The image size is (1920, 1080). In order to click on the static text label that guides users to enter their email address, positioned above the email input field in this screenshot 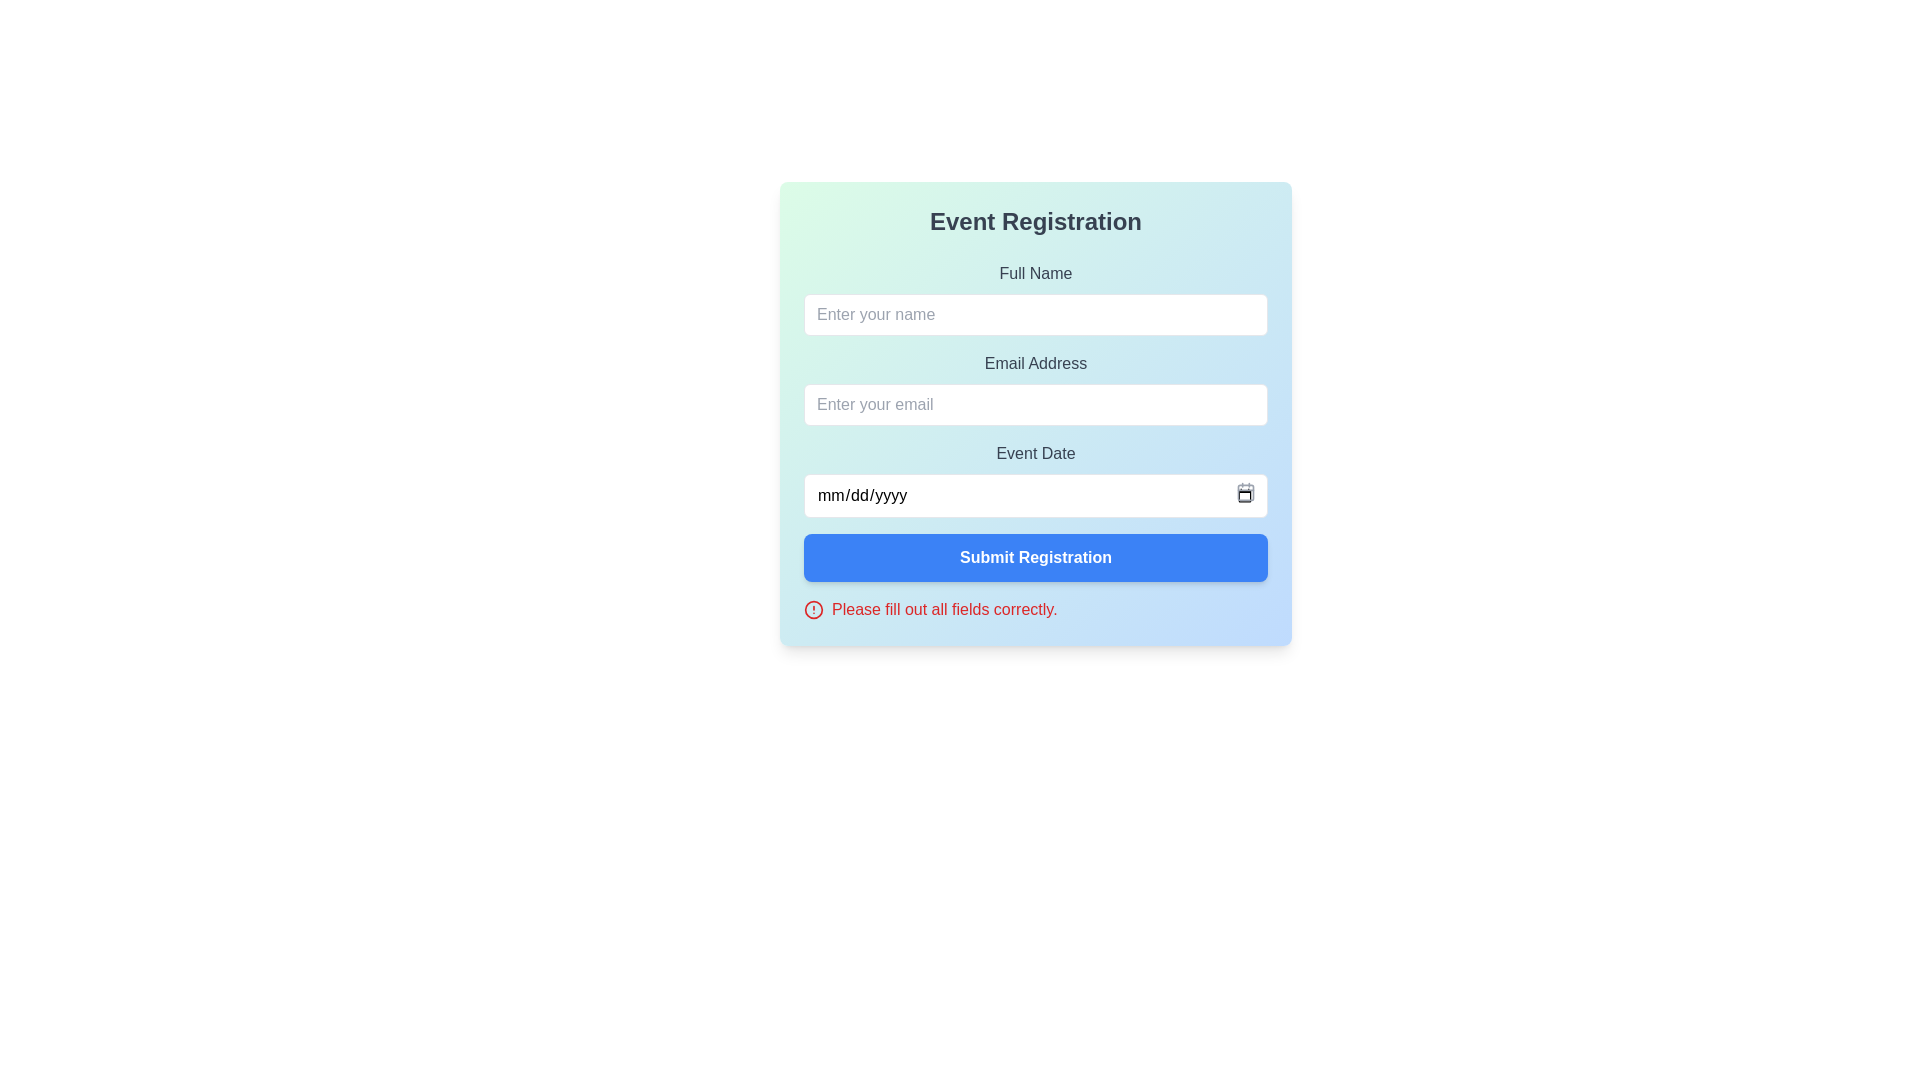, I will do `click(1036, 363)`.